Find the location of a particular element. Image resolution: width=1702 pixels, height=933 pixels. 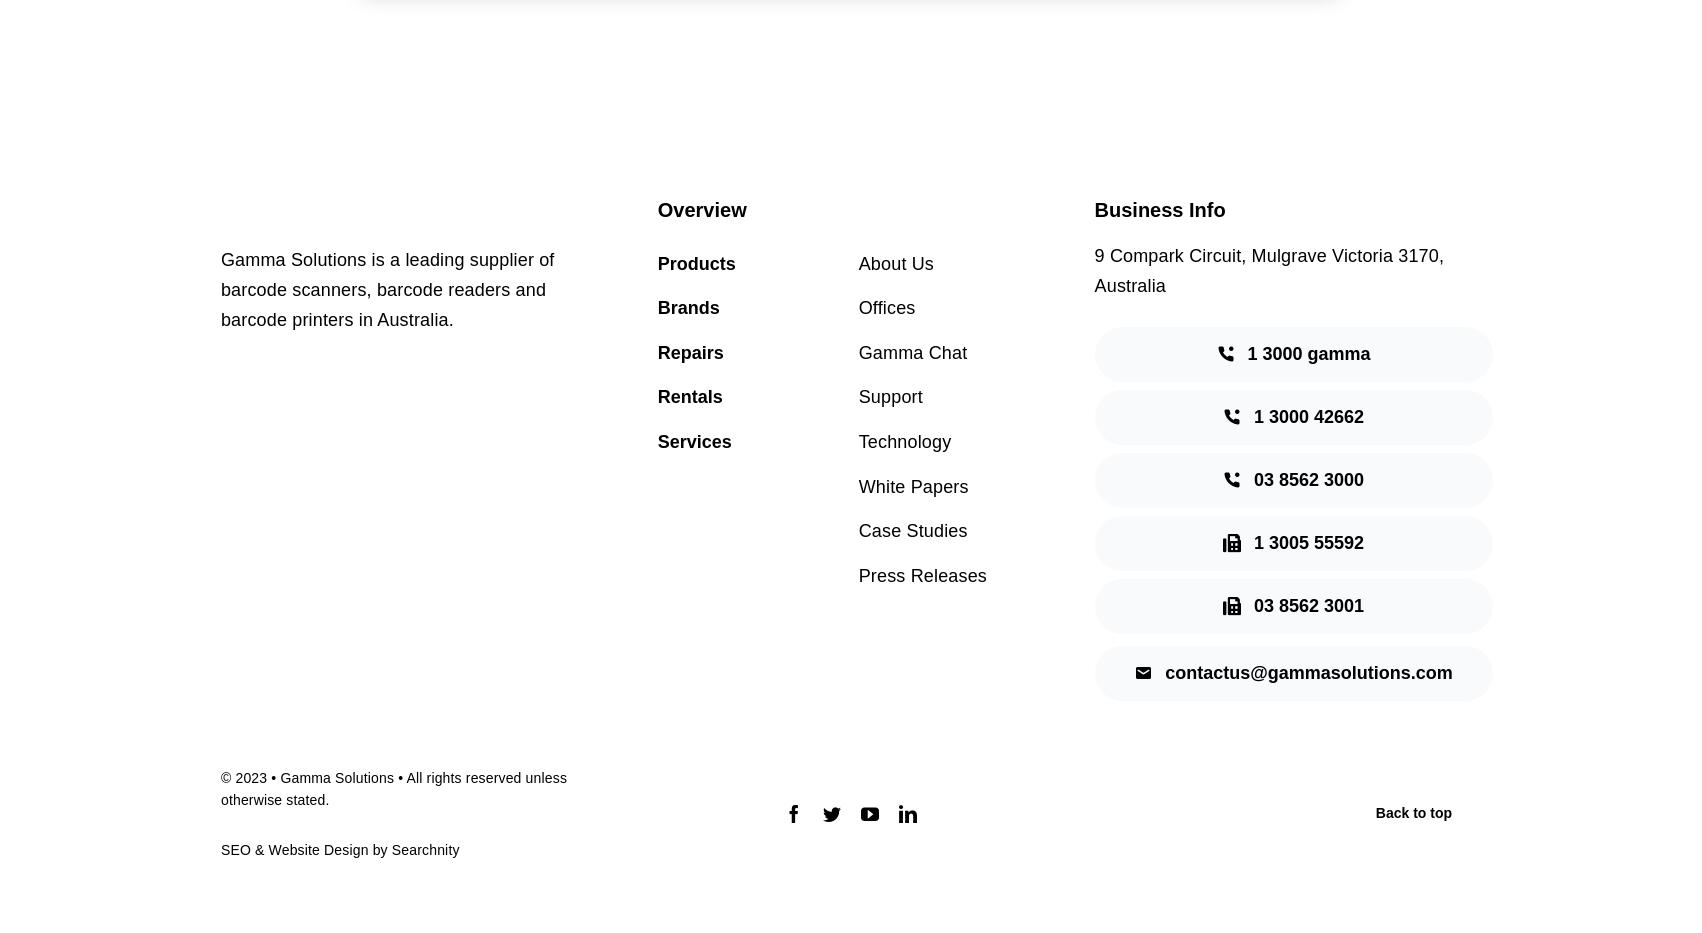

'Technology' is located at coordinates (904, 440).